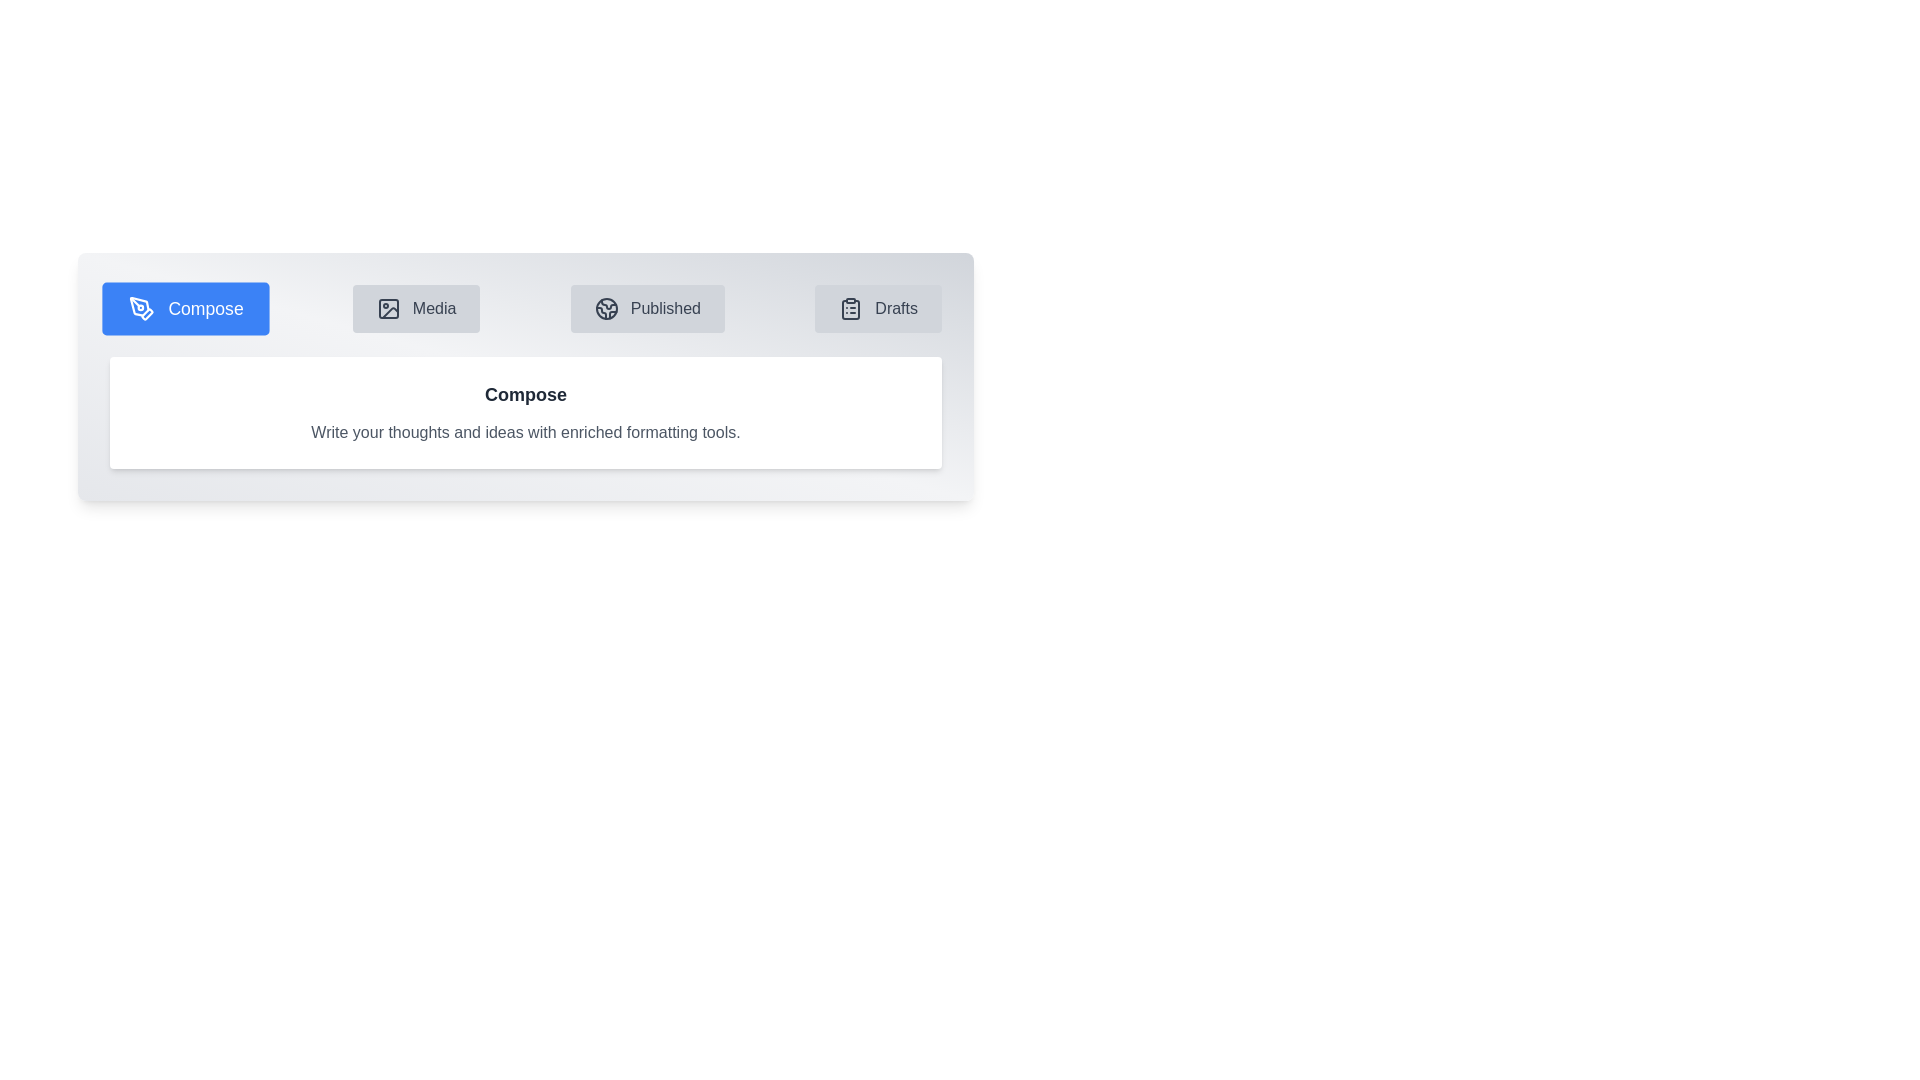 This screenshot has width=1920, height=1080. Describe the element at coordinates (415, 308) in the screenshot. I see `the tab labeled Media` at that location.